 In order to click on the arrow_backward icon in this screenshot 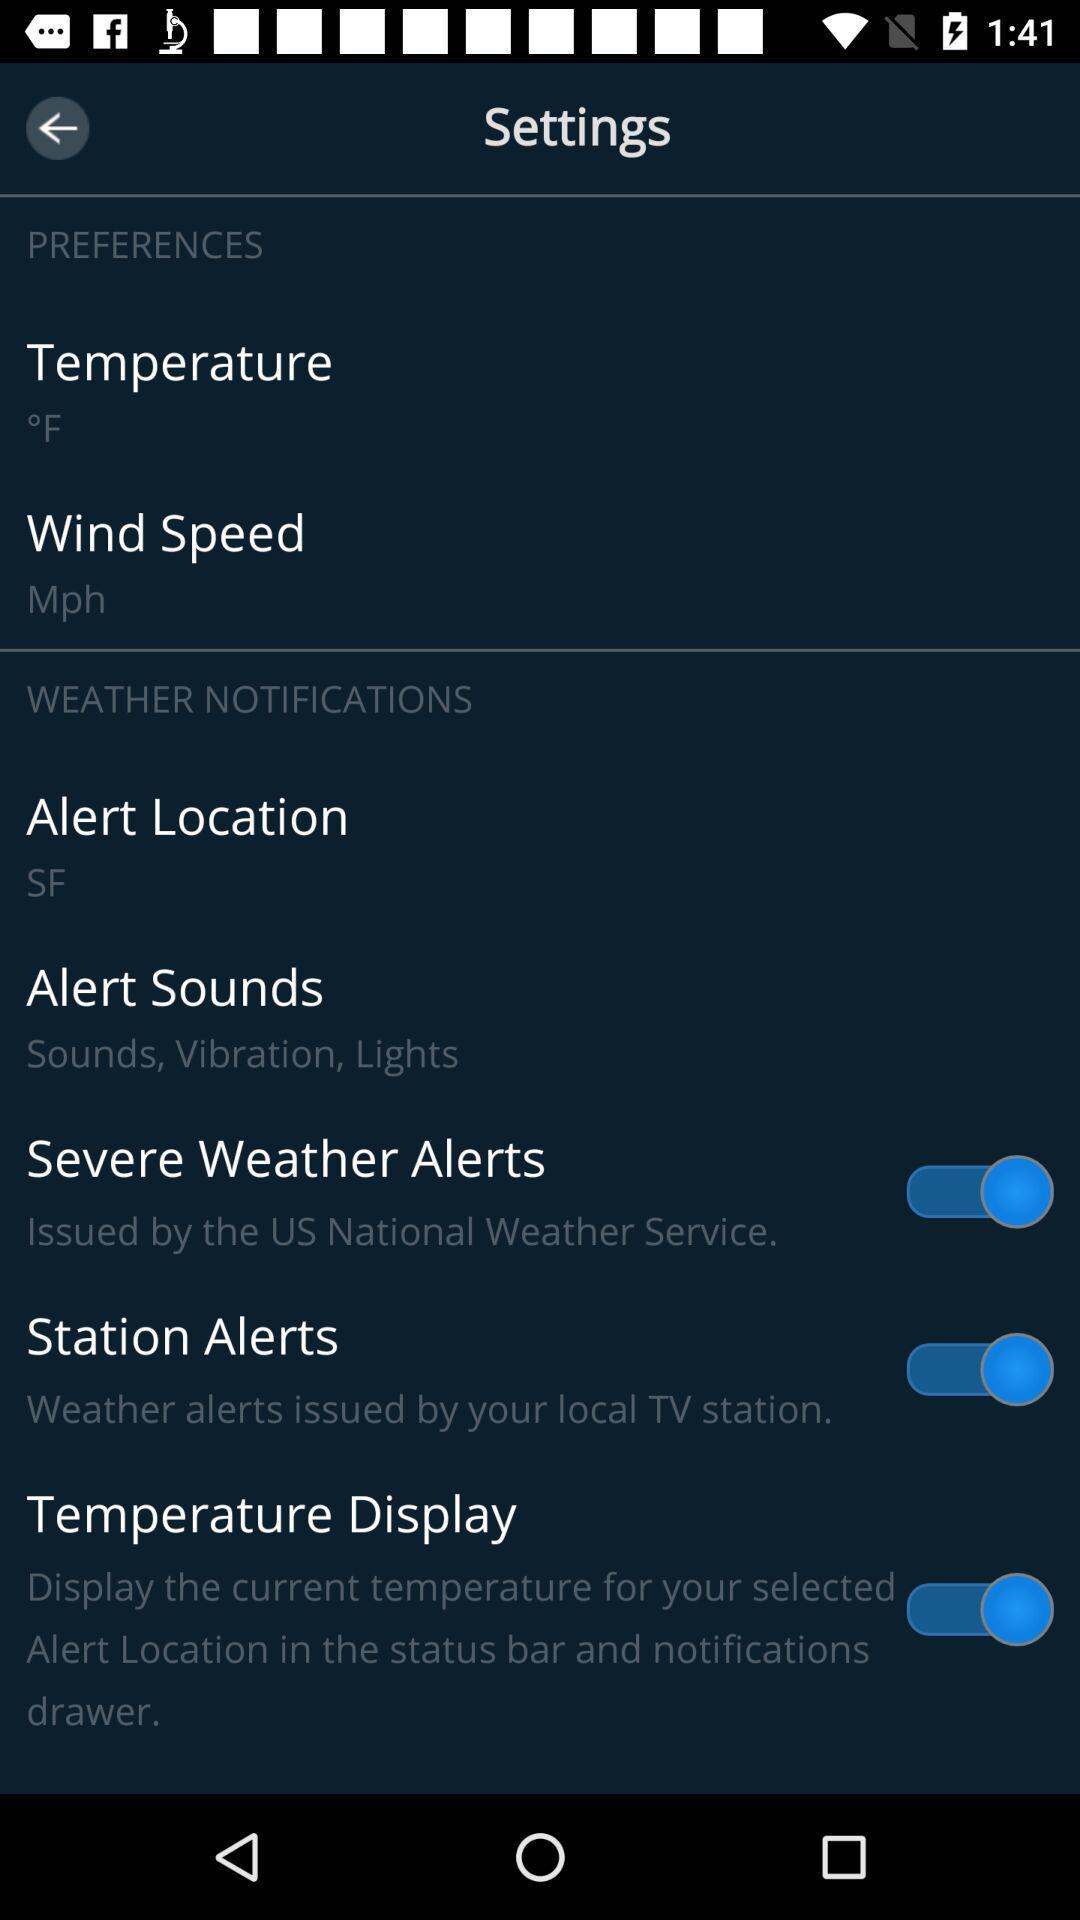, I will do `click(56, 127)`.